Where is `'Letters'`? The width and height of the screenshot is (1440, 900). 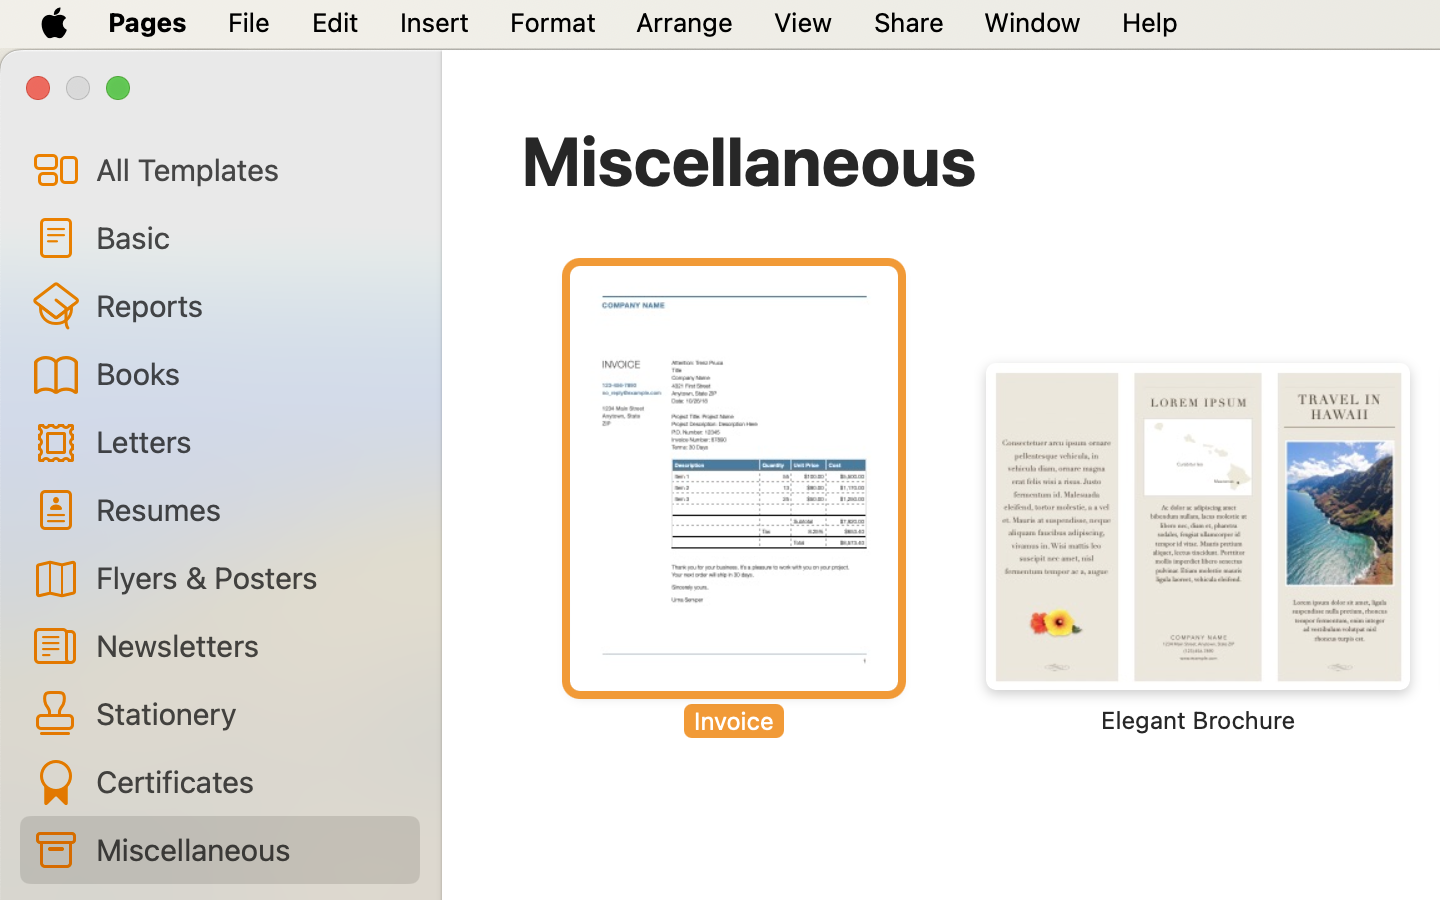
'Letters' is located at coordinates (248, 441).